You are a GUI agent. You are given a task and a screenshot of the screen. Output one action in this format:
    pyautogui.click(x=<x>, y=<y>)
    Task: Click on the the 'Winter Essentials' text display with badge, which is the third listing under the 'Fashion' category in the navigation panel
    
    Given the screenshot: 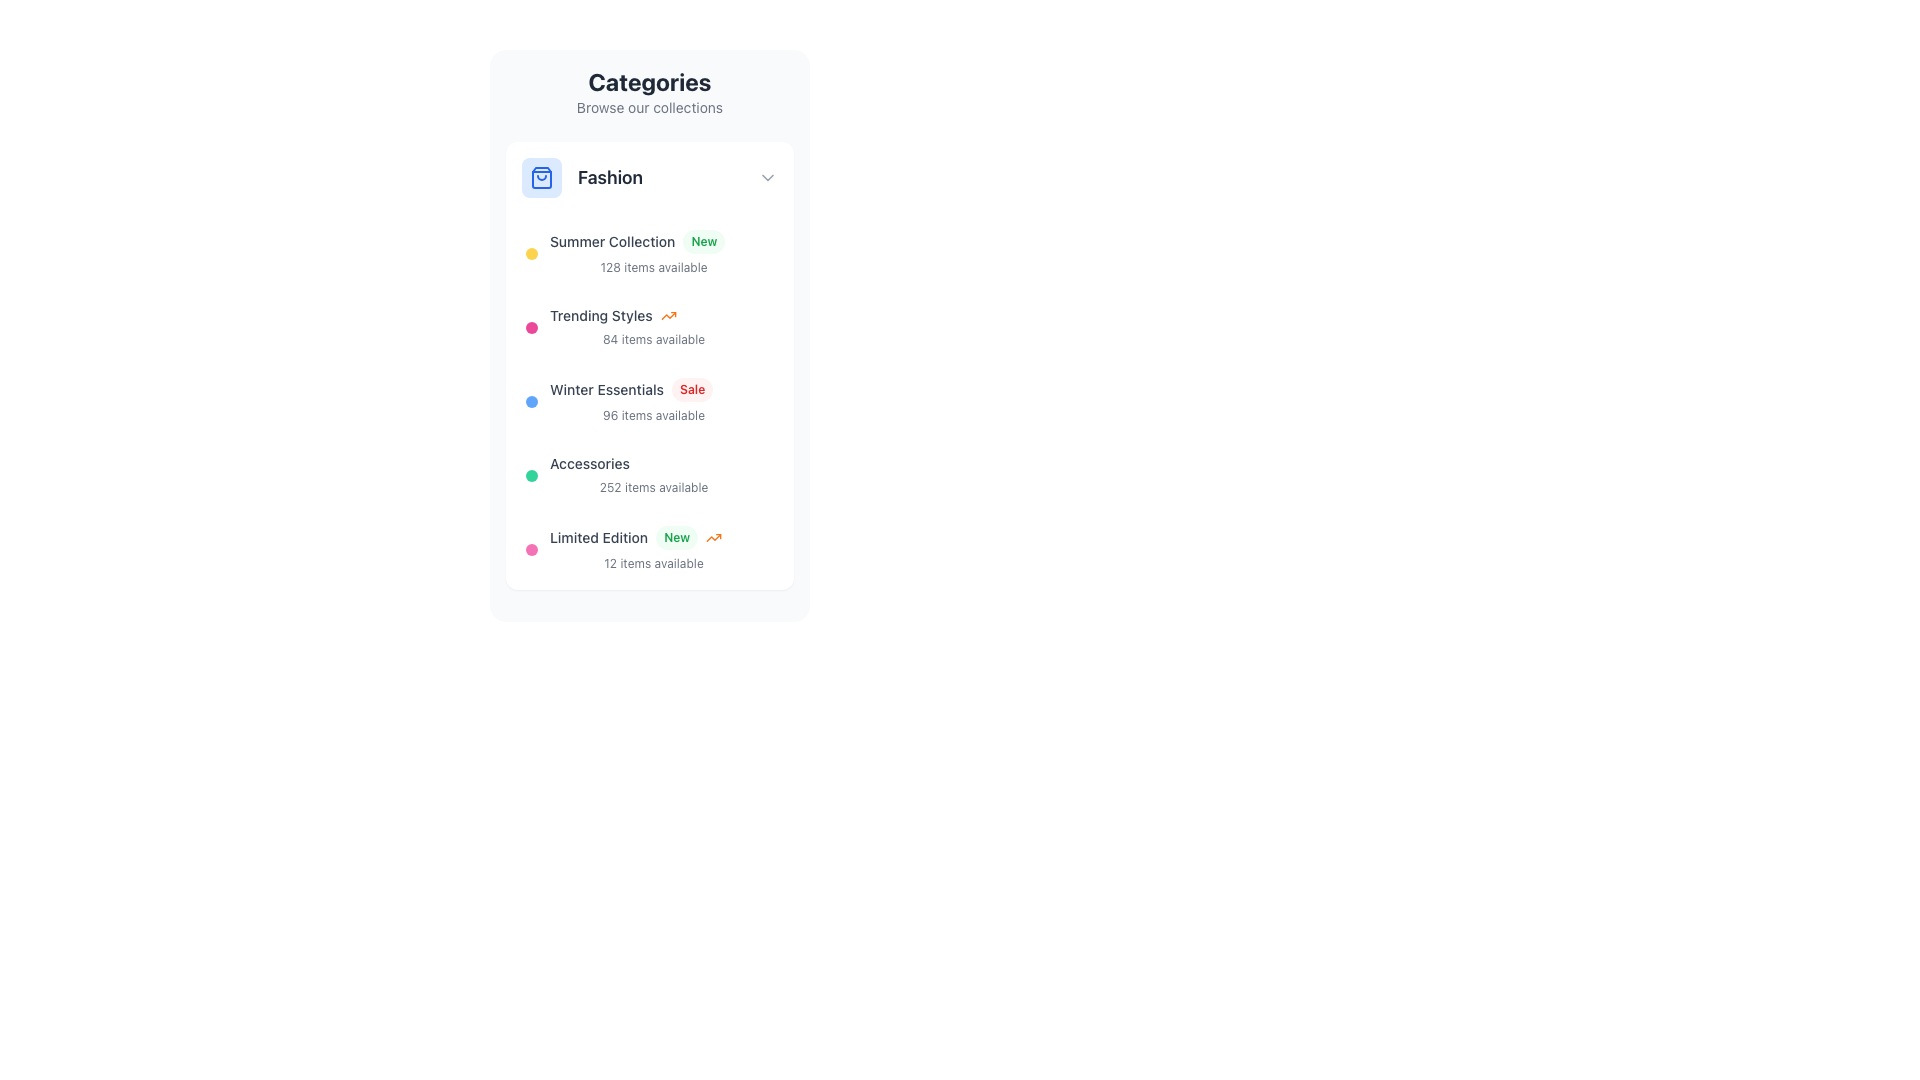 What is the action you would take?
    pyautogui.click(x=653, y=401)
    